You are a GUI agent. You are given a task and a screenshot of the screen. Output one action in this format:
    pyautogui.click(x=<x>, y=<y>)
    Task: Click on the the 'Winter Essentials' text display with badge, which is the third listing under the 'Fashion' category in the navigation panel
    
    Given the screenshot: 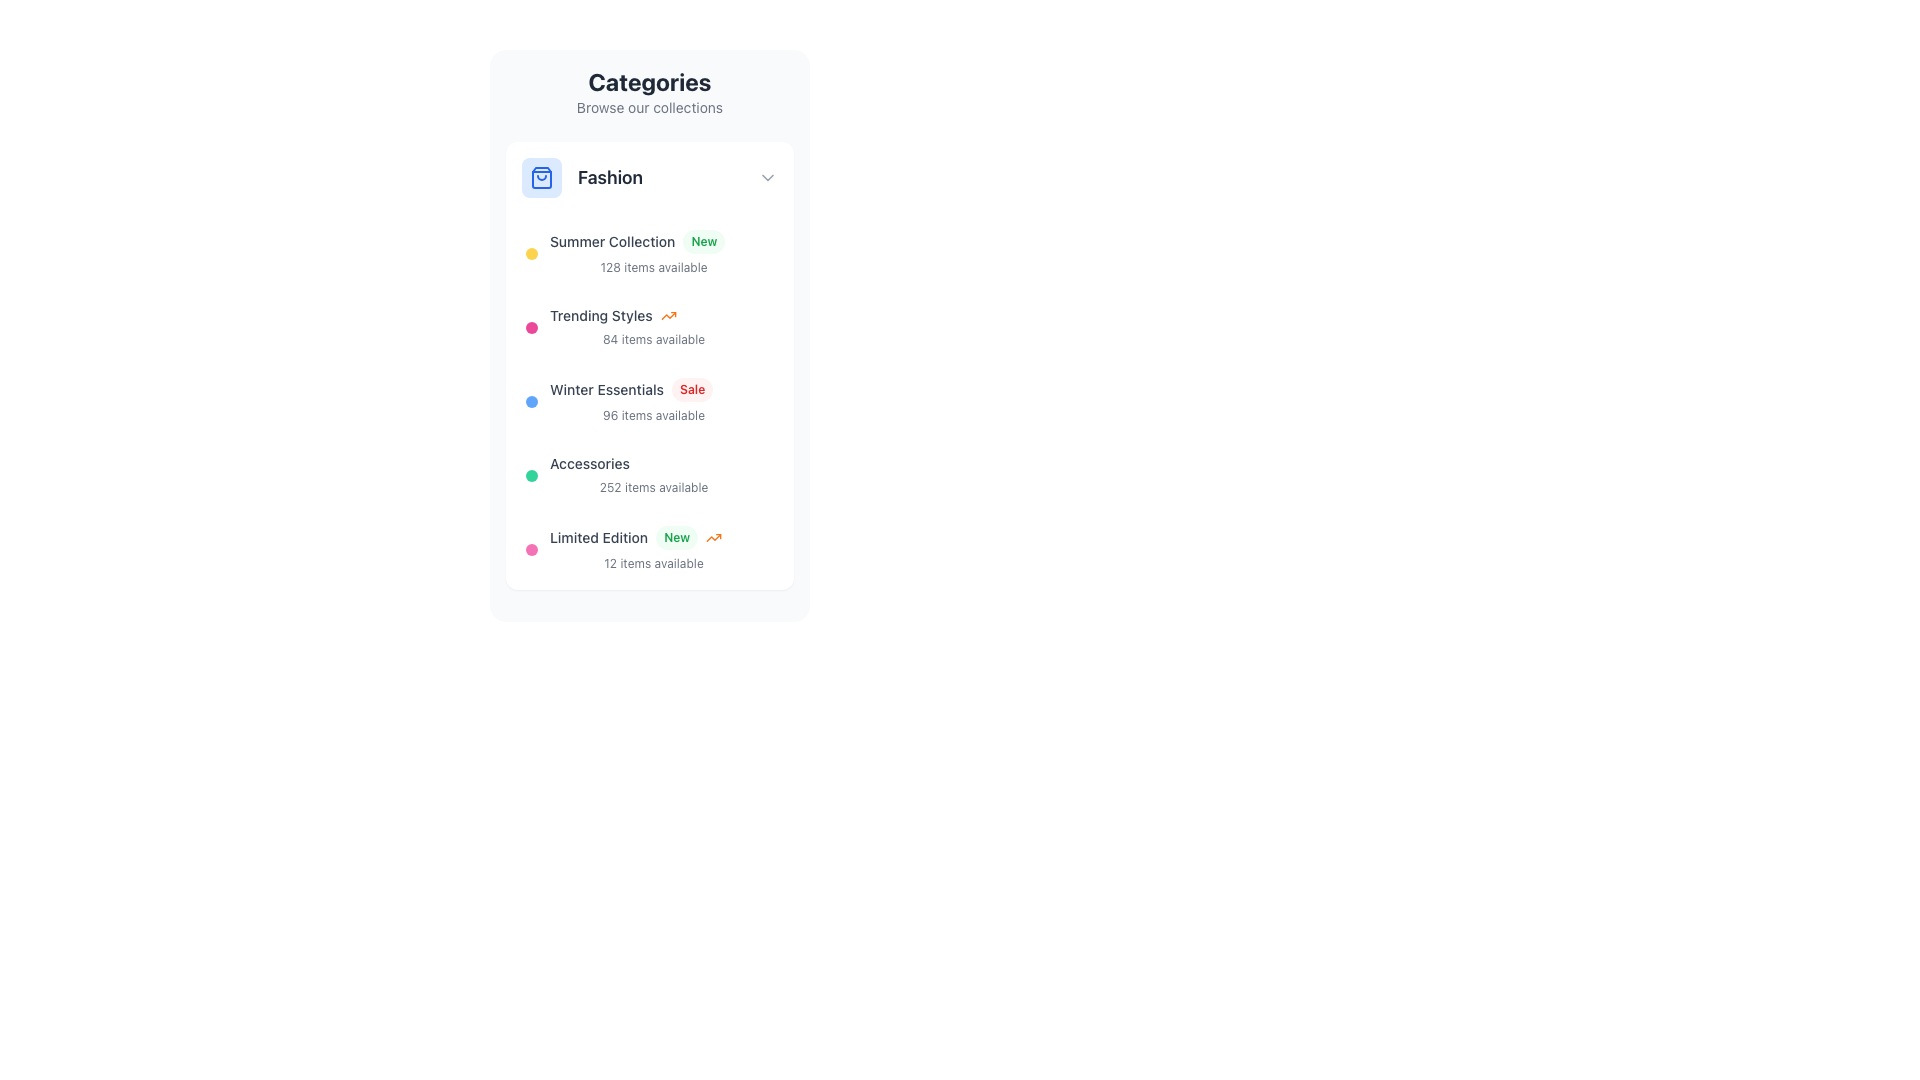 What is the action you would take?
    pyautogui.click(x=653, y=401)
    